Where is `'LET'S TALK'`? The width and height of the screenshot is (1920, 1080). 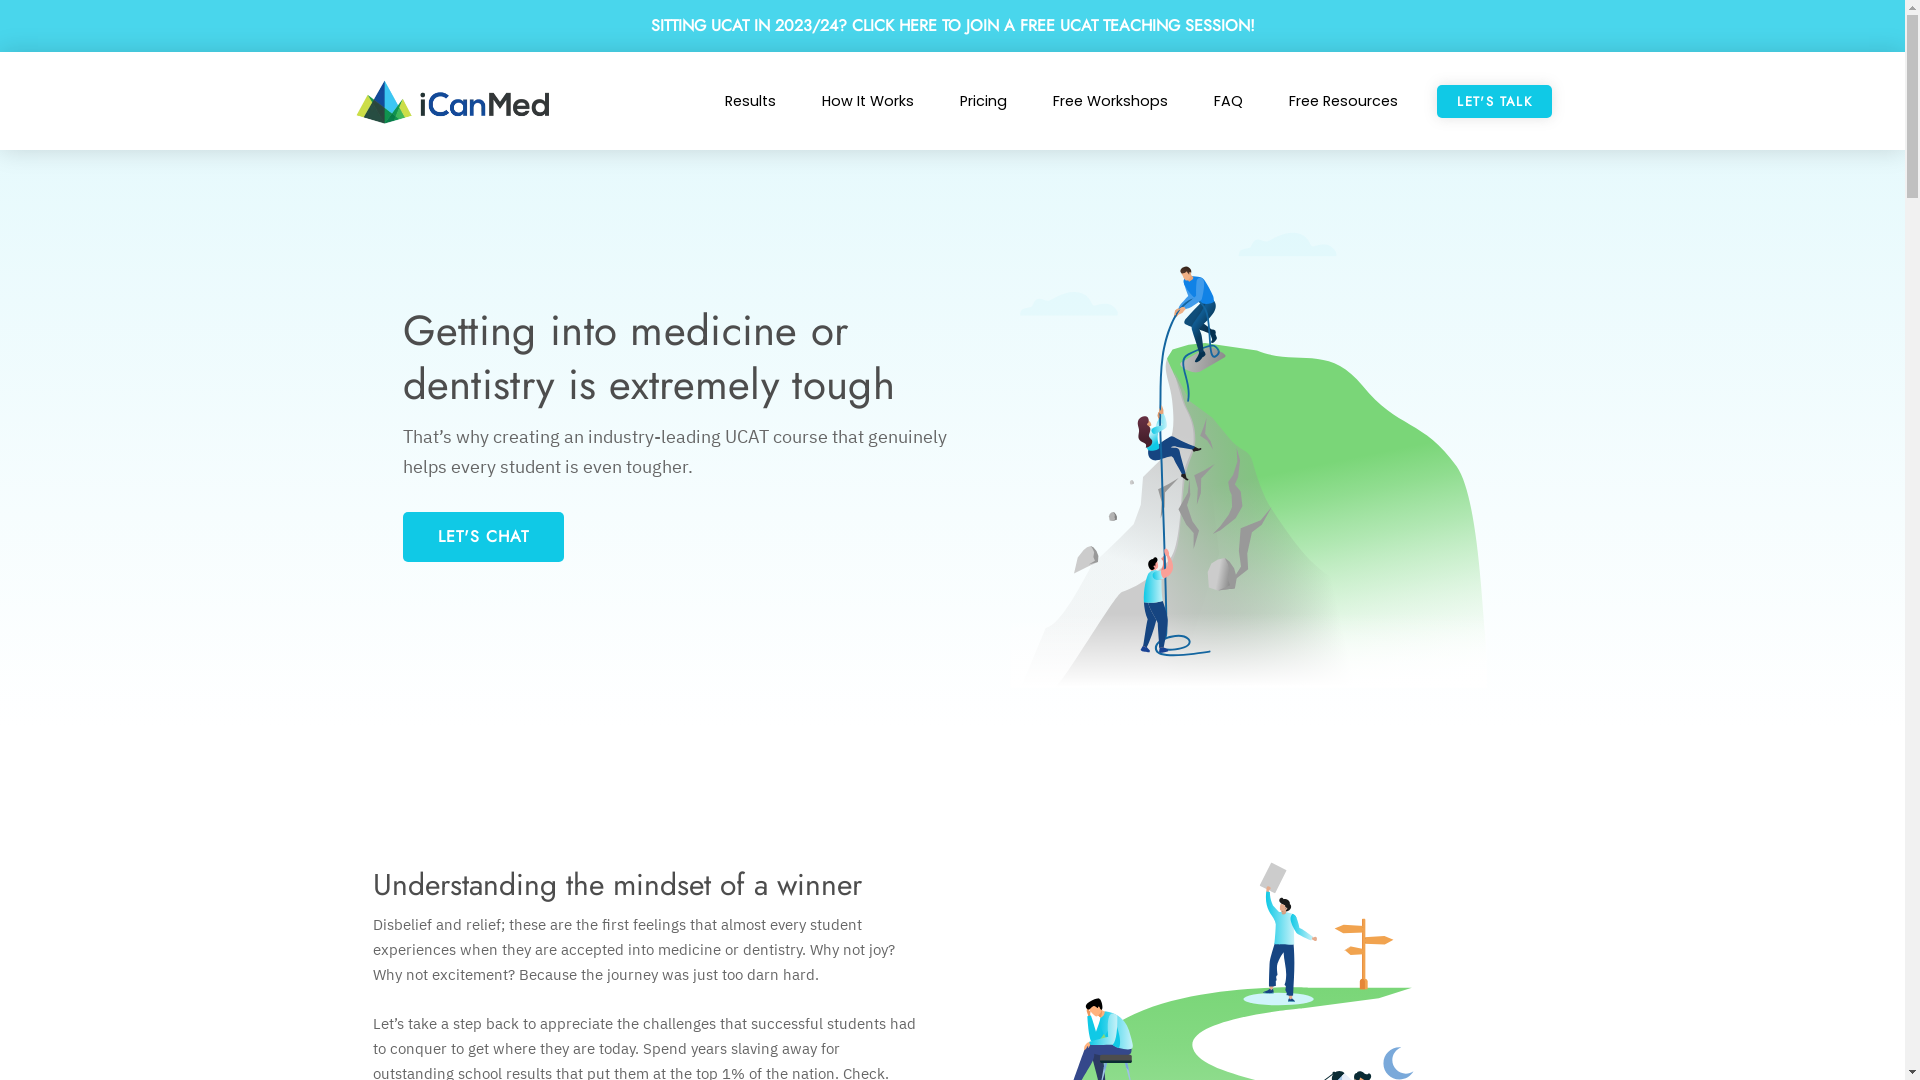
'LET'S TALK' is located at coordinates (1494, 101).